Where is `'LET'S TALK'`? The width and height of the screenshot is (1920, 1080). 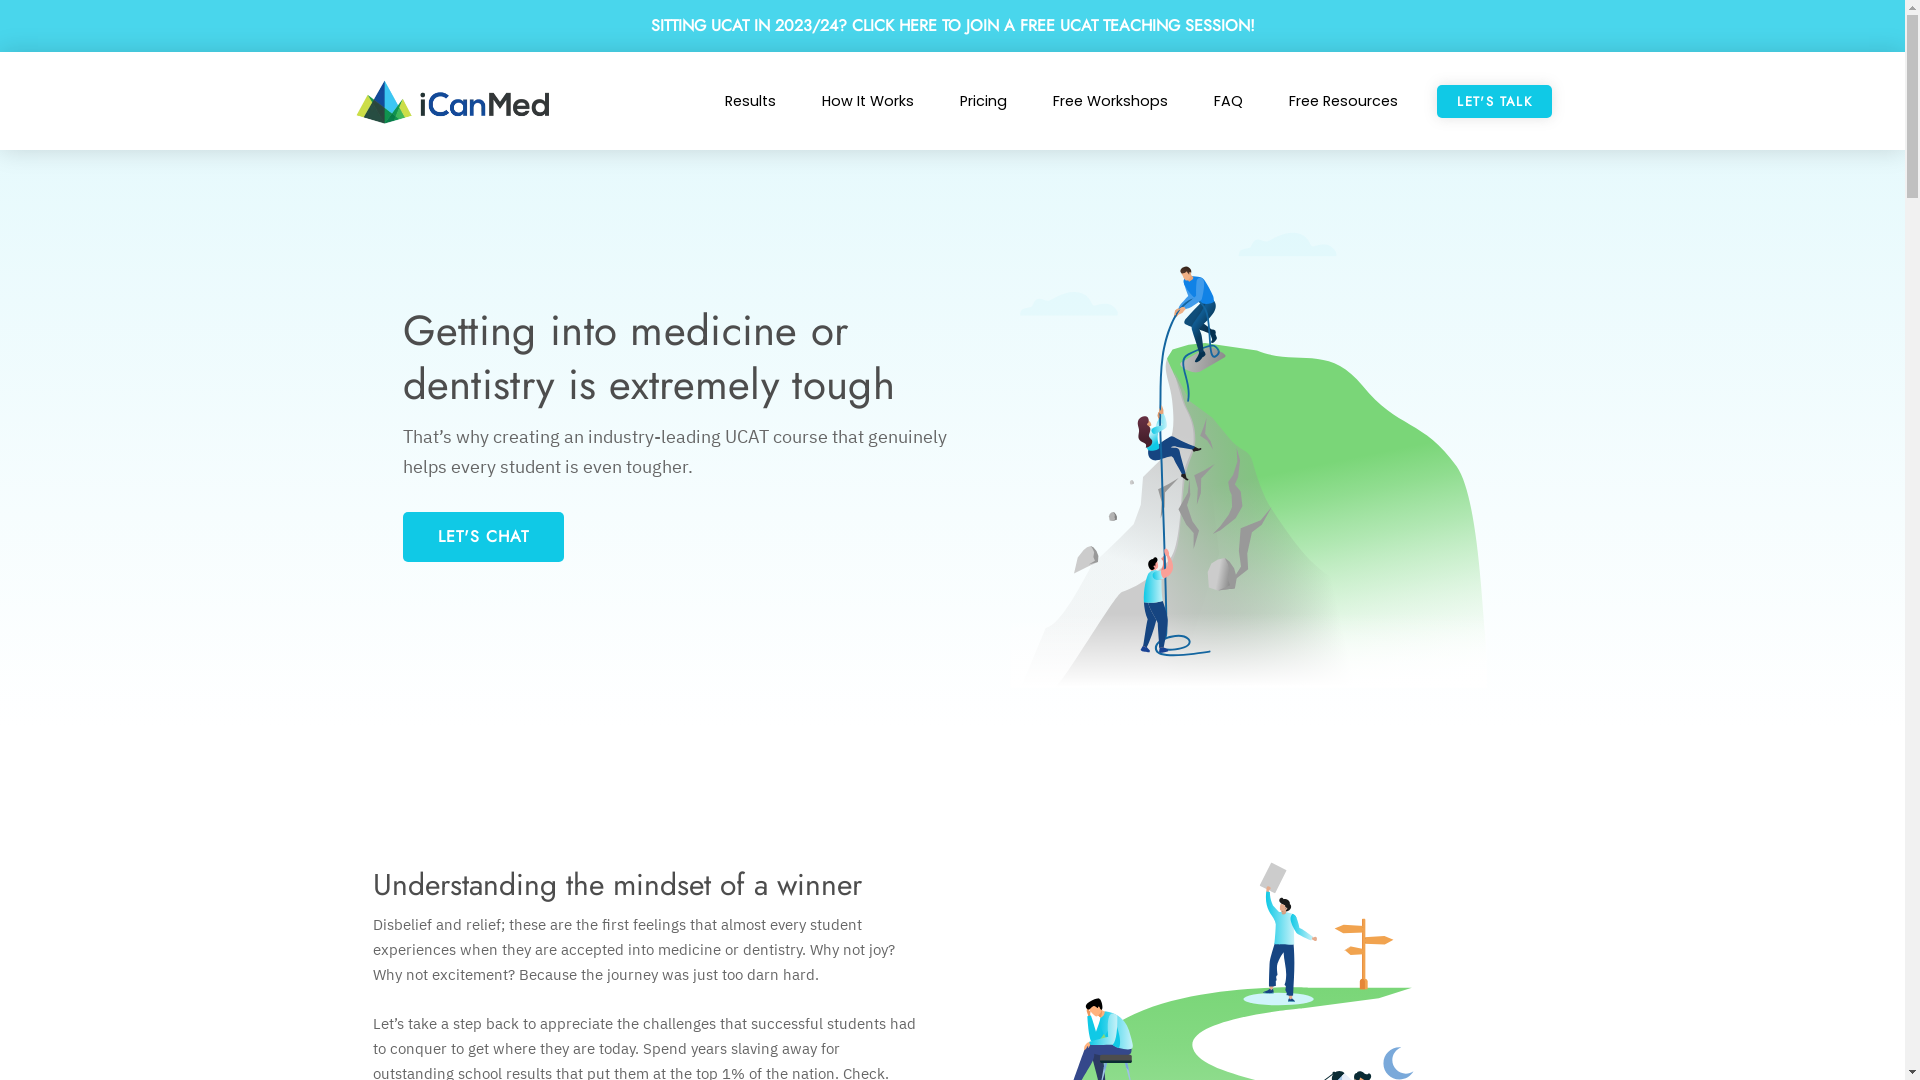
'LET'S TALK' is located at coordinates (1494, 101).